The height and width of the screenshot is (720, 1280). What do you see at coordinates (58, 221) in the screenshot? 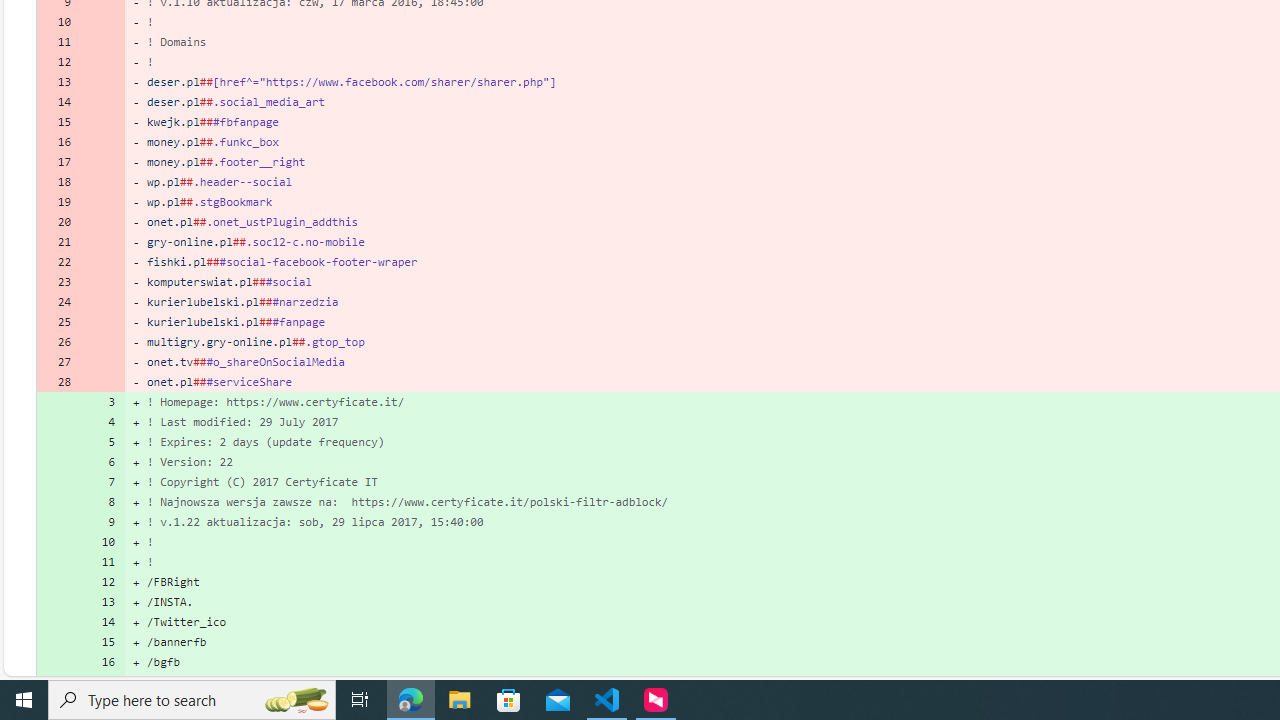
I see `'20'` at bounding box center [58, 221].